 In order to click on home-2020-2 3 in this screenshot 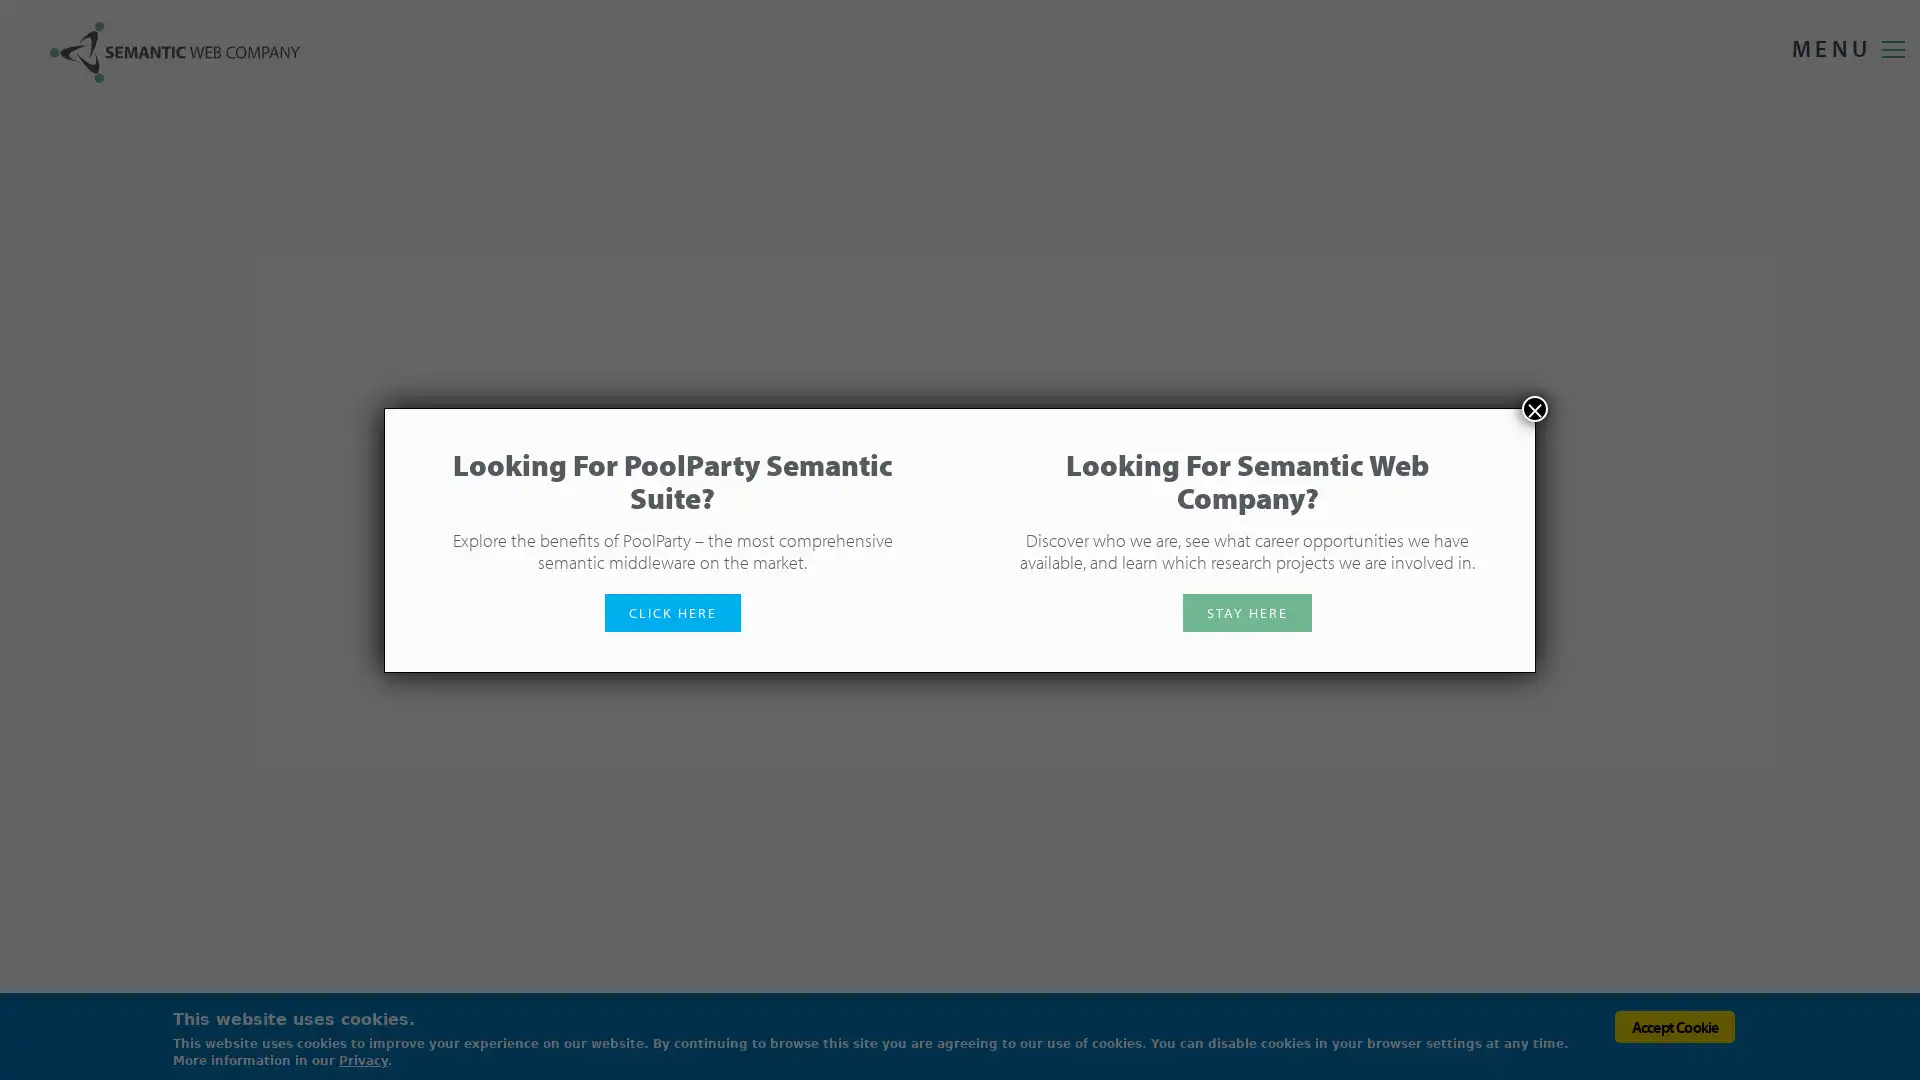, I will do `click(1860, 558)`.